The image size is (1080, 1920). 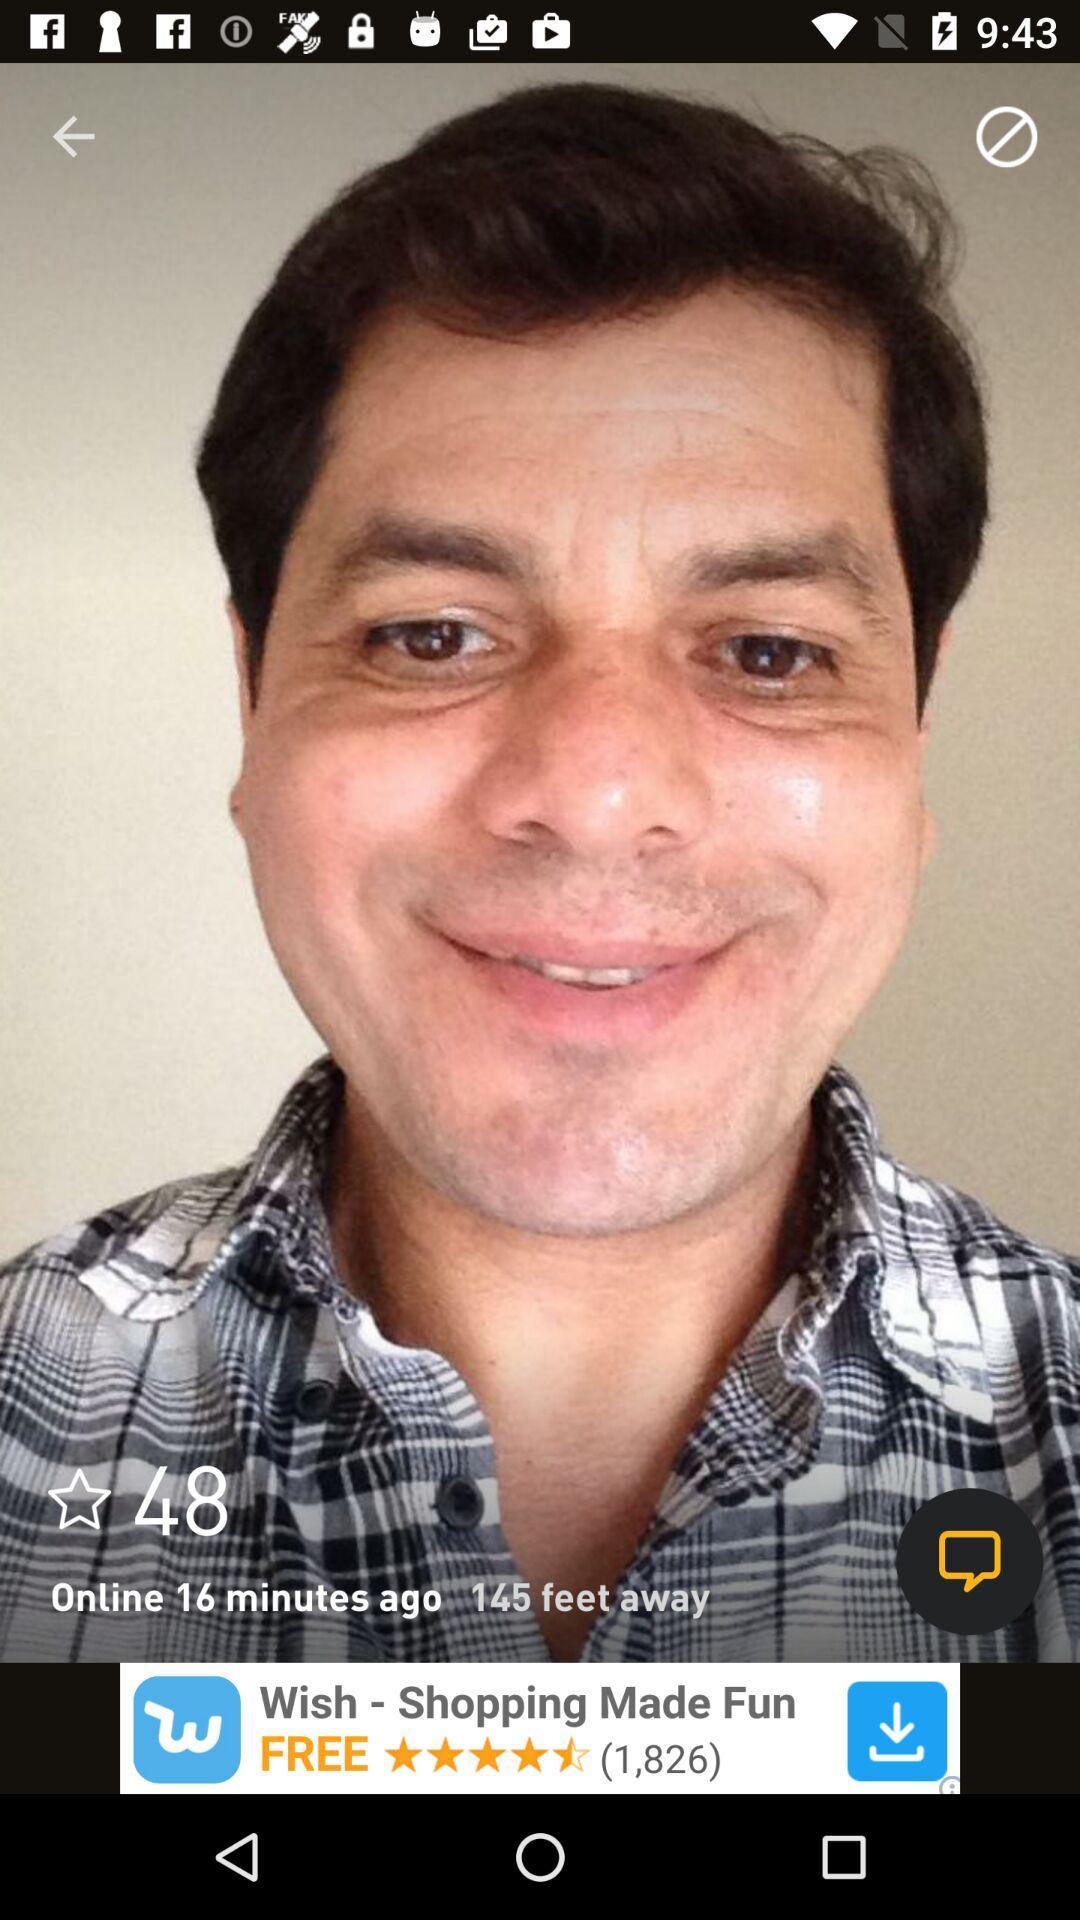 I want to click on the star icon, so click(x=88, y=1498).